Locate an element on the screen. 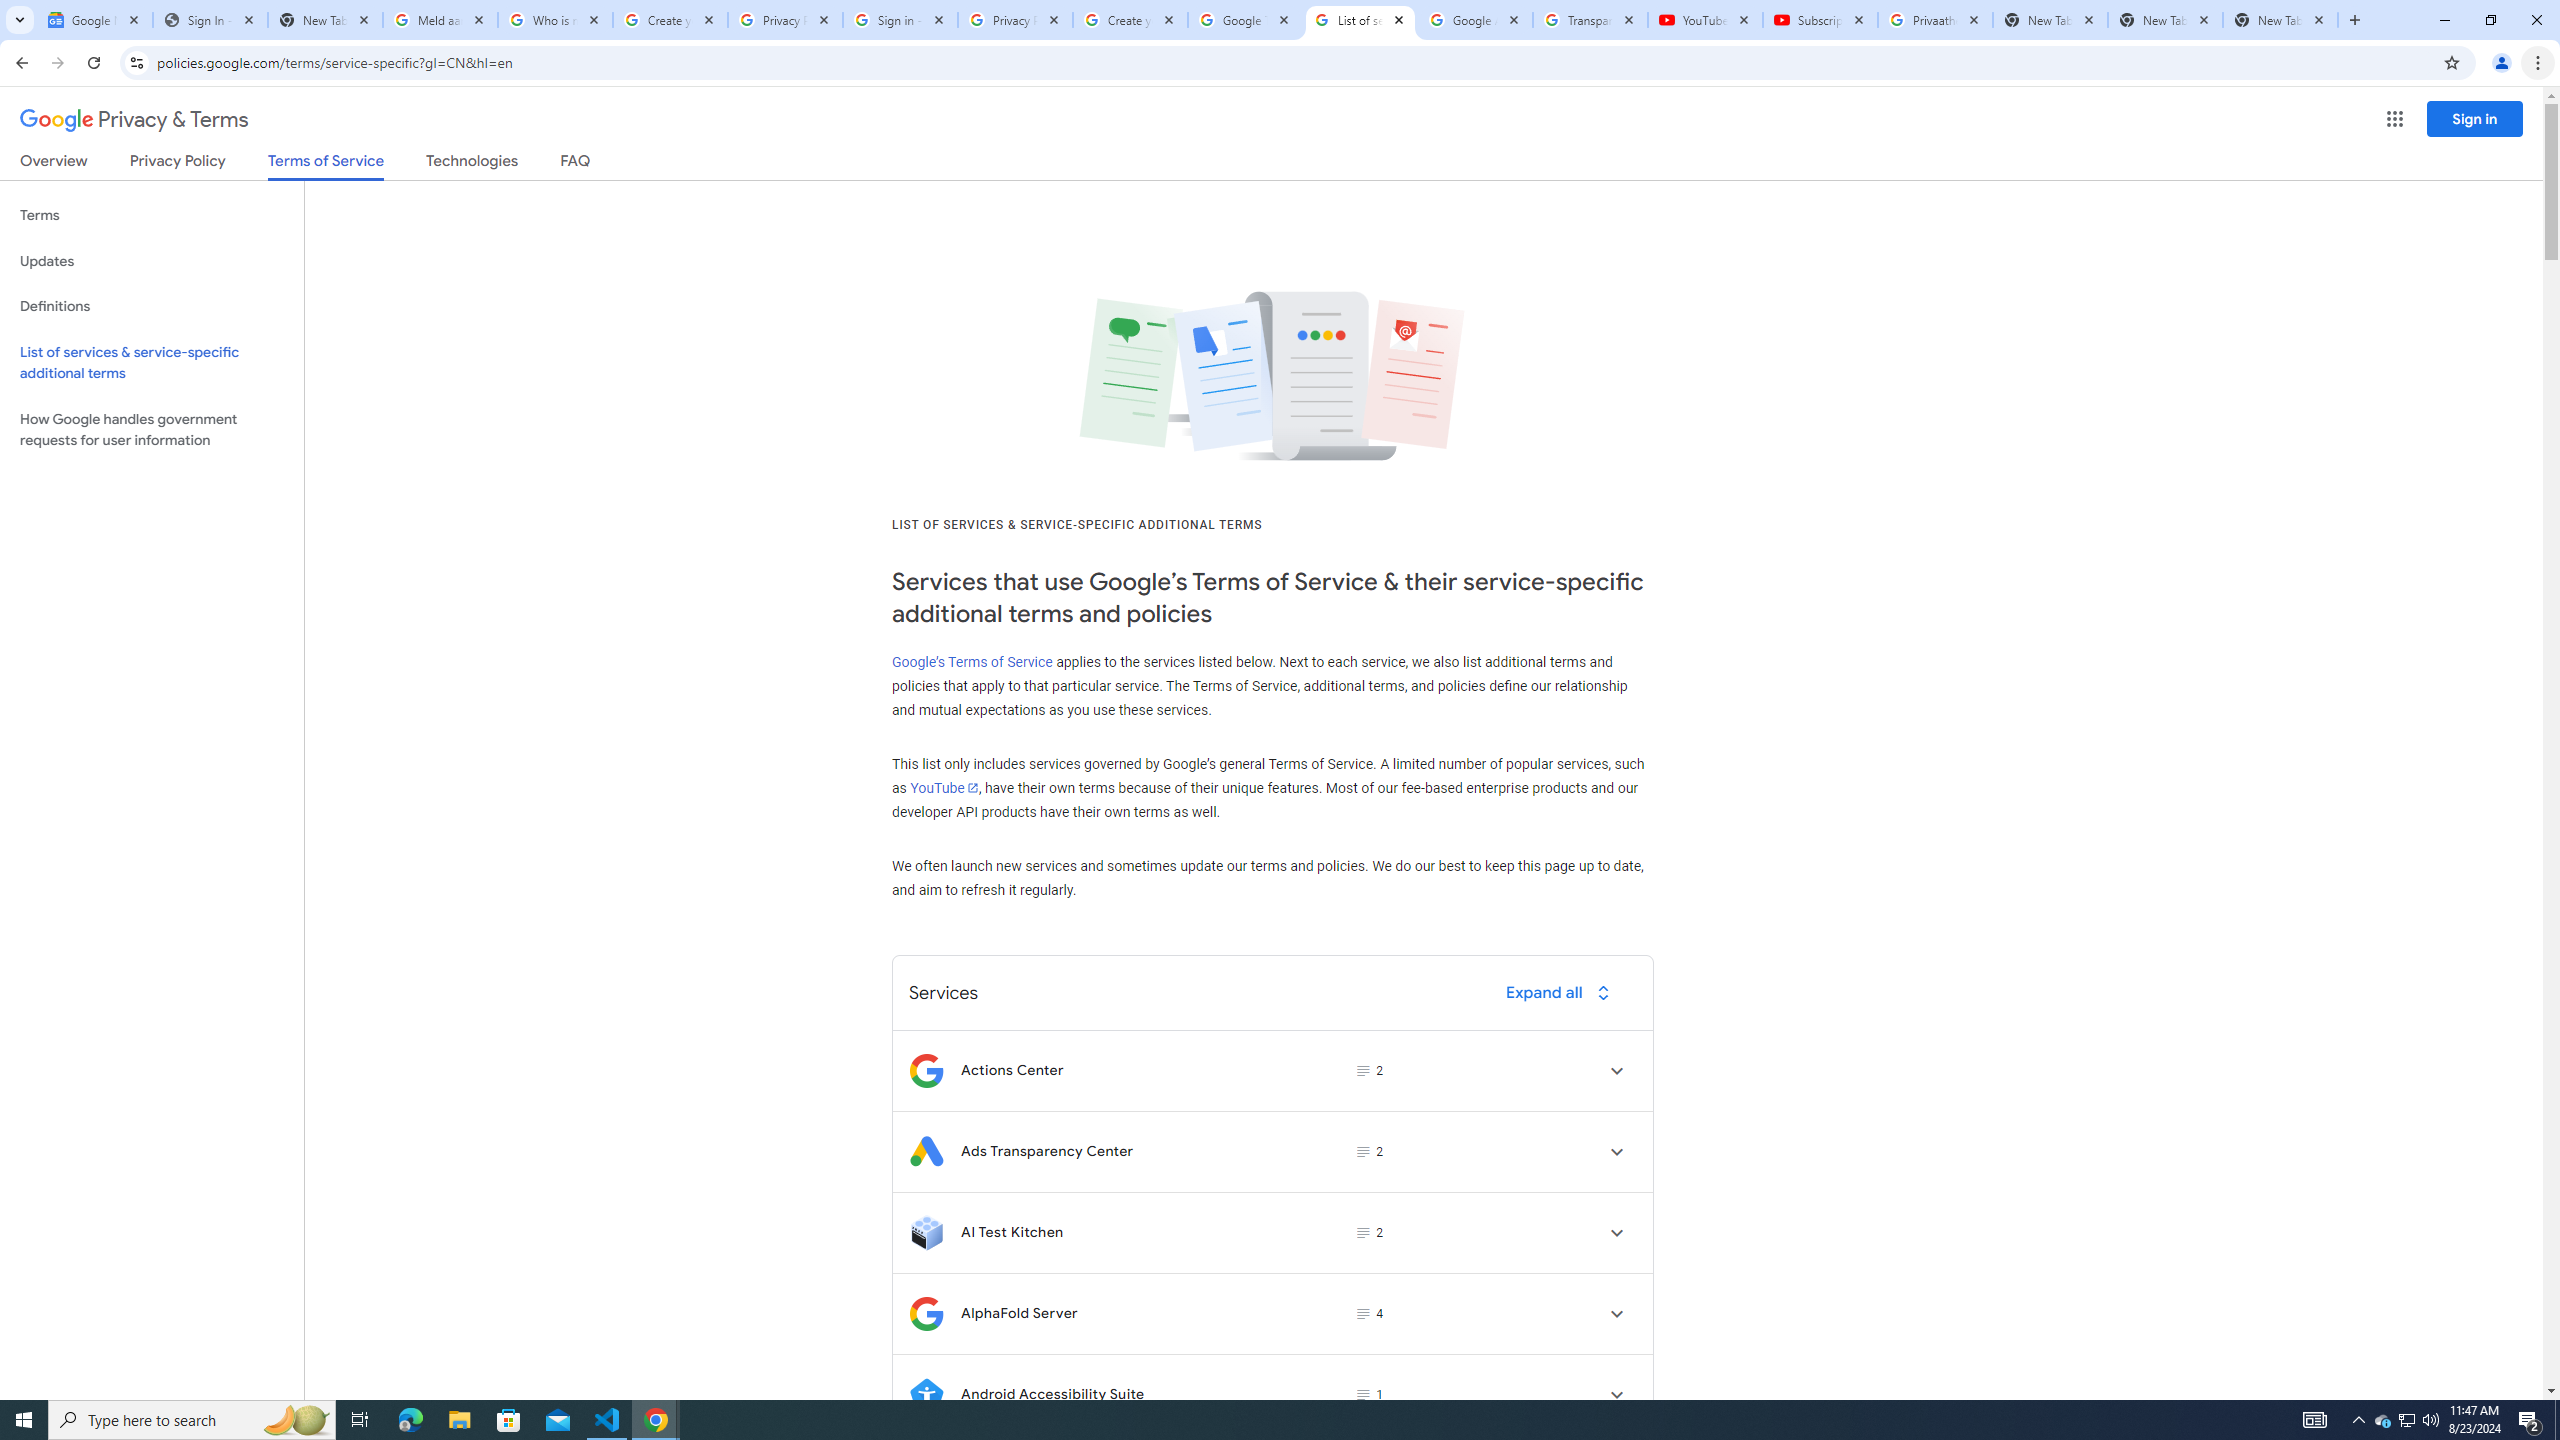 Image resolution: width=2560 pixels, height=1440 pixels. 'Who is my administrator? - Google Account Help' is located at coordinates (554, 19).